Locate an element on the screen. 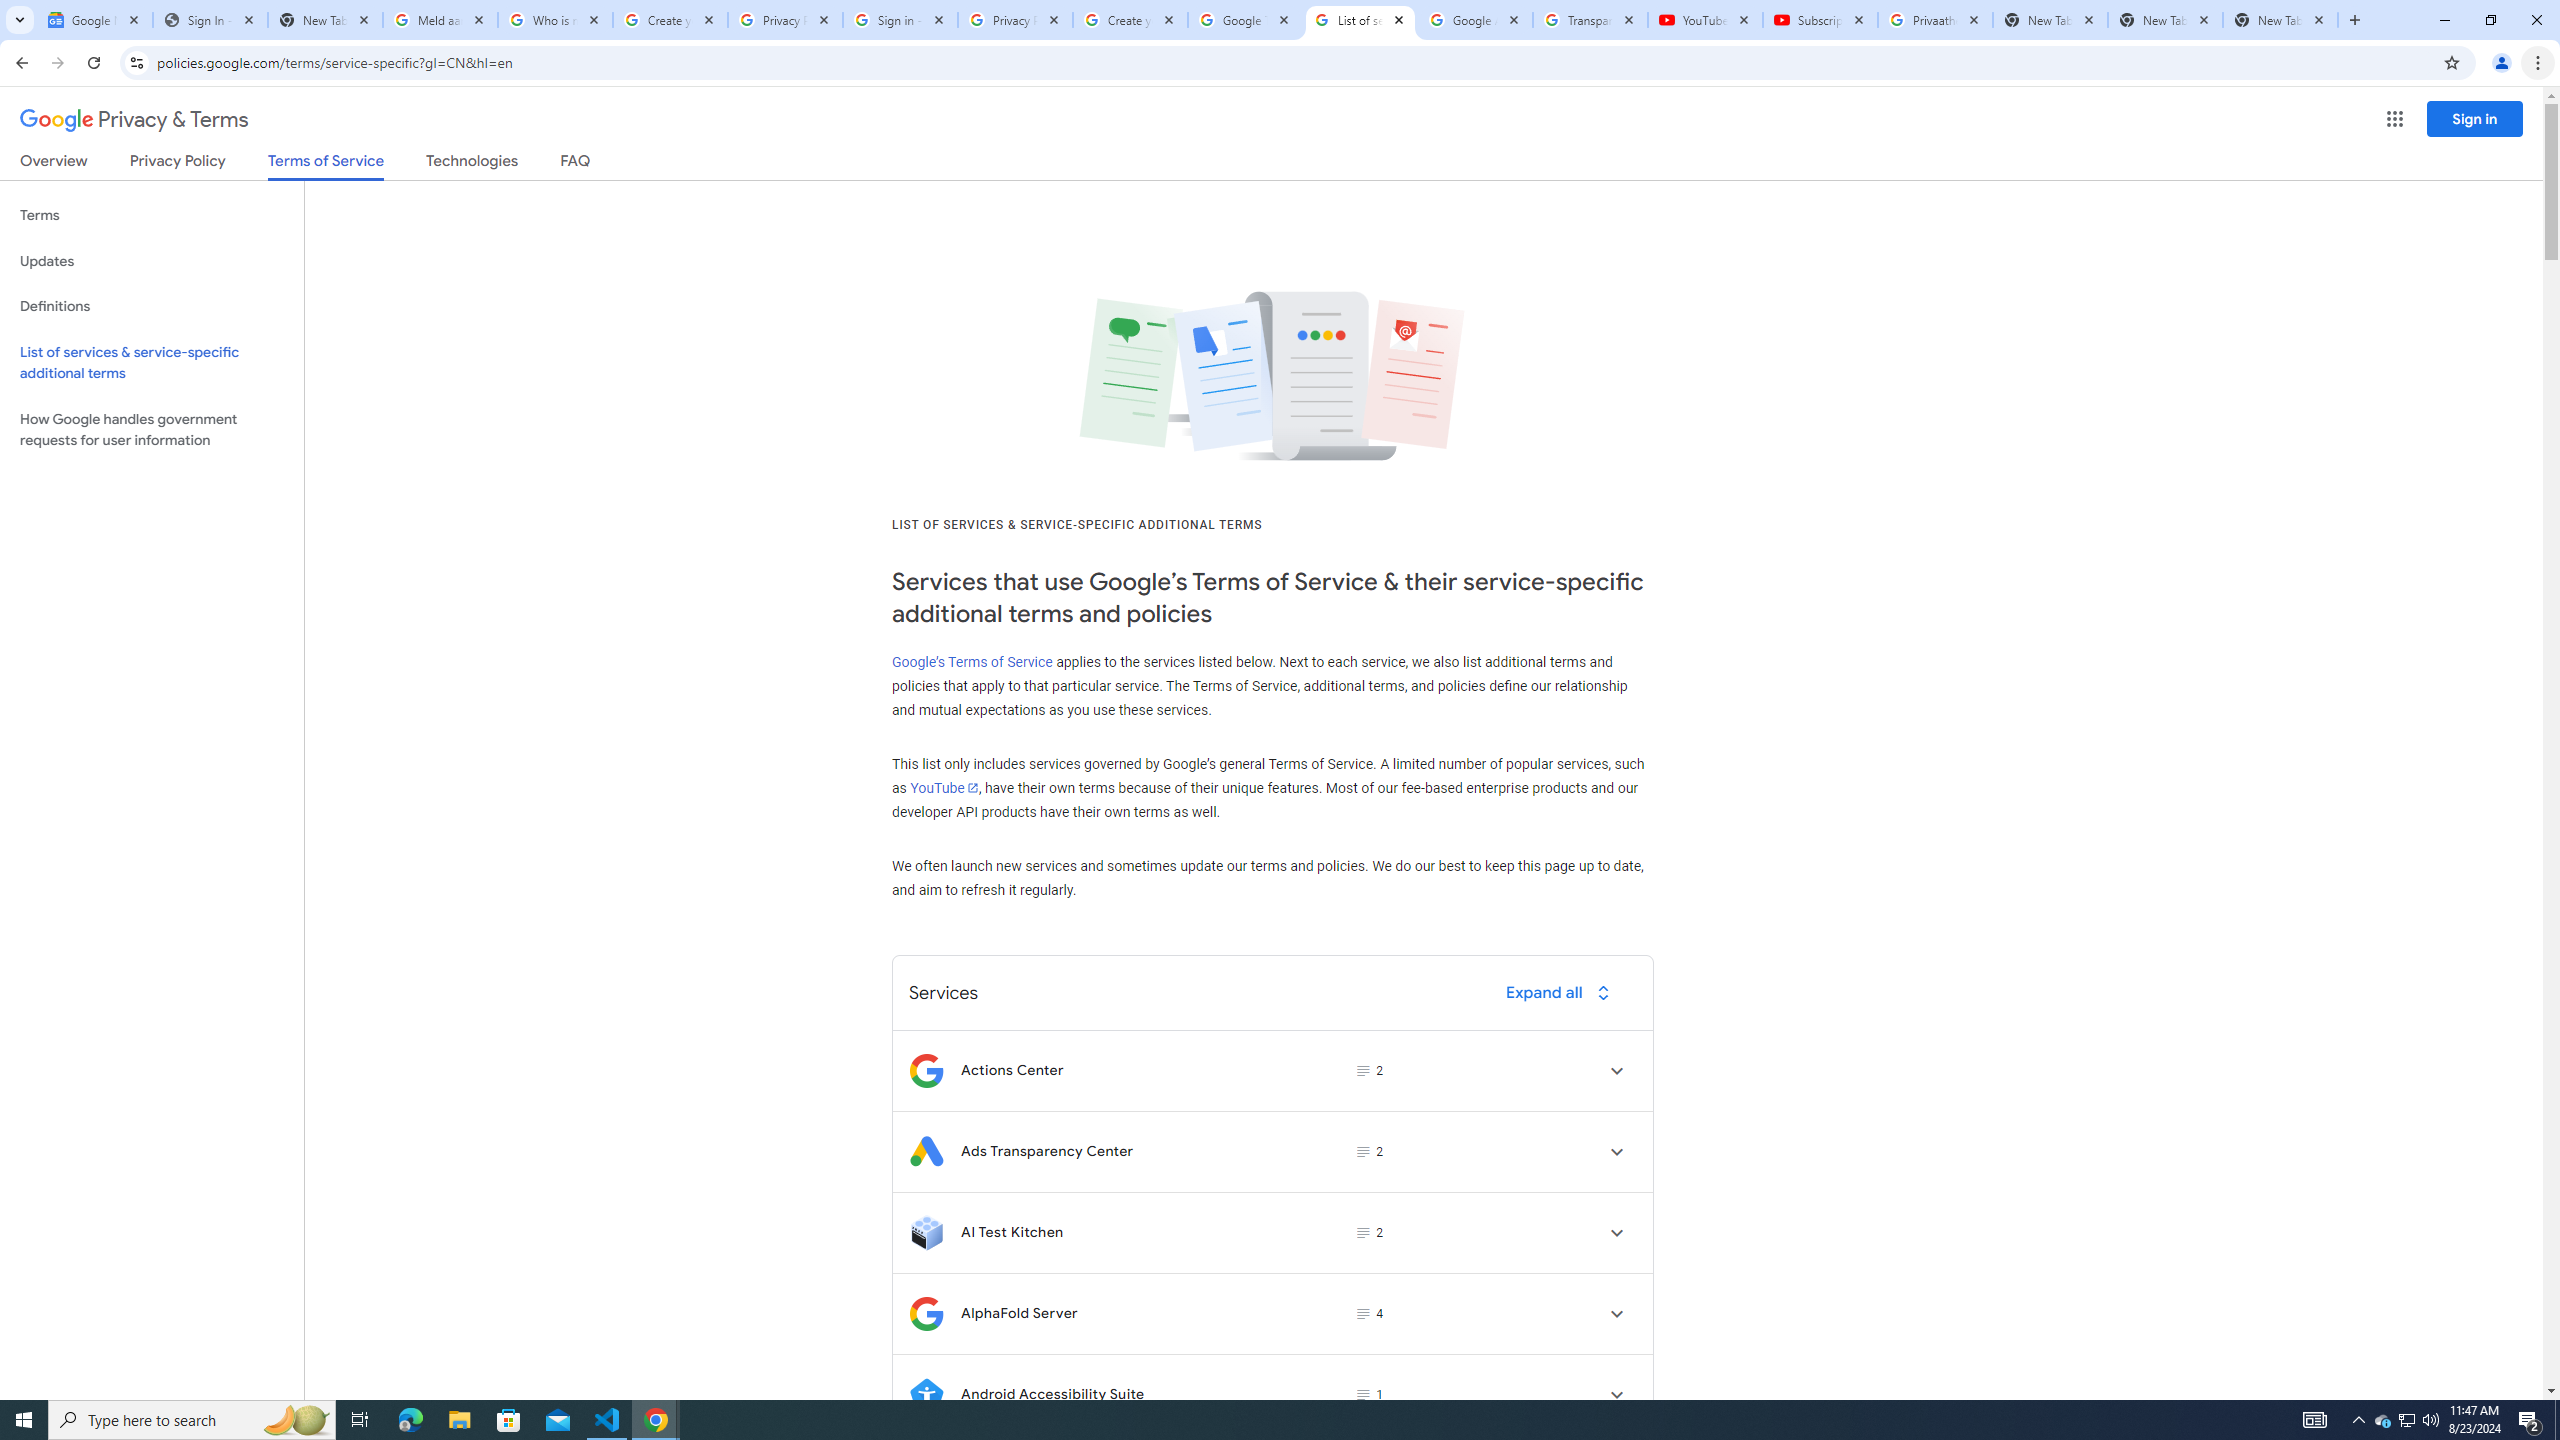 Image resolution: width=2560 pixels, height=1440 pixels. 'Who is my administrator? - Google Account Help' is located at coordinates (554, 19).